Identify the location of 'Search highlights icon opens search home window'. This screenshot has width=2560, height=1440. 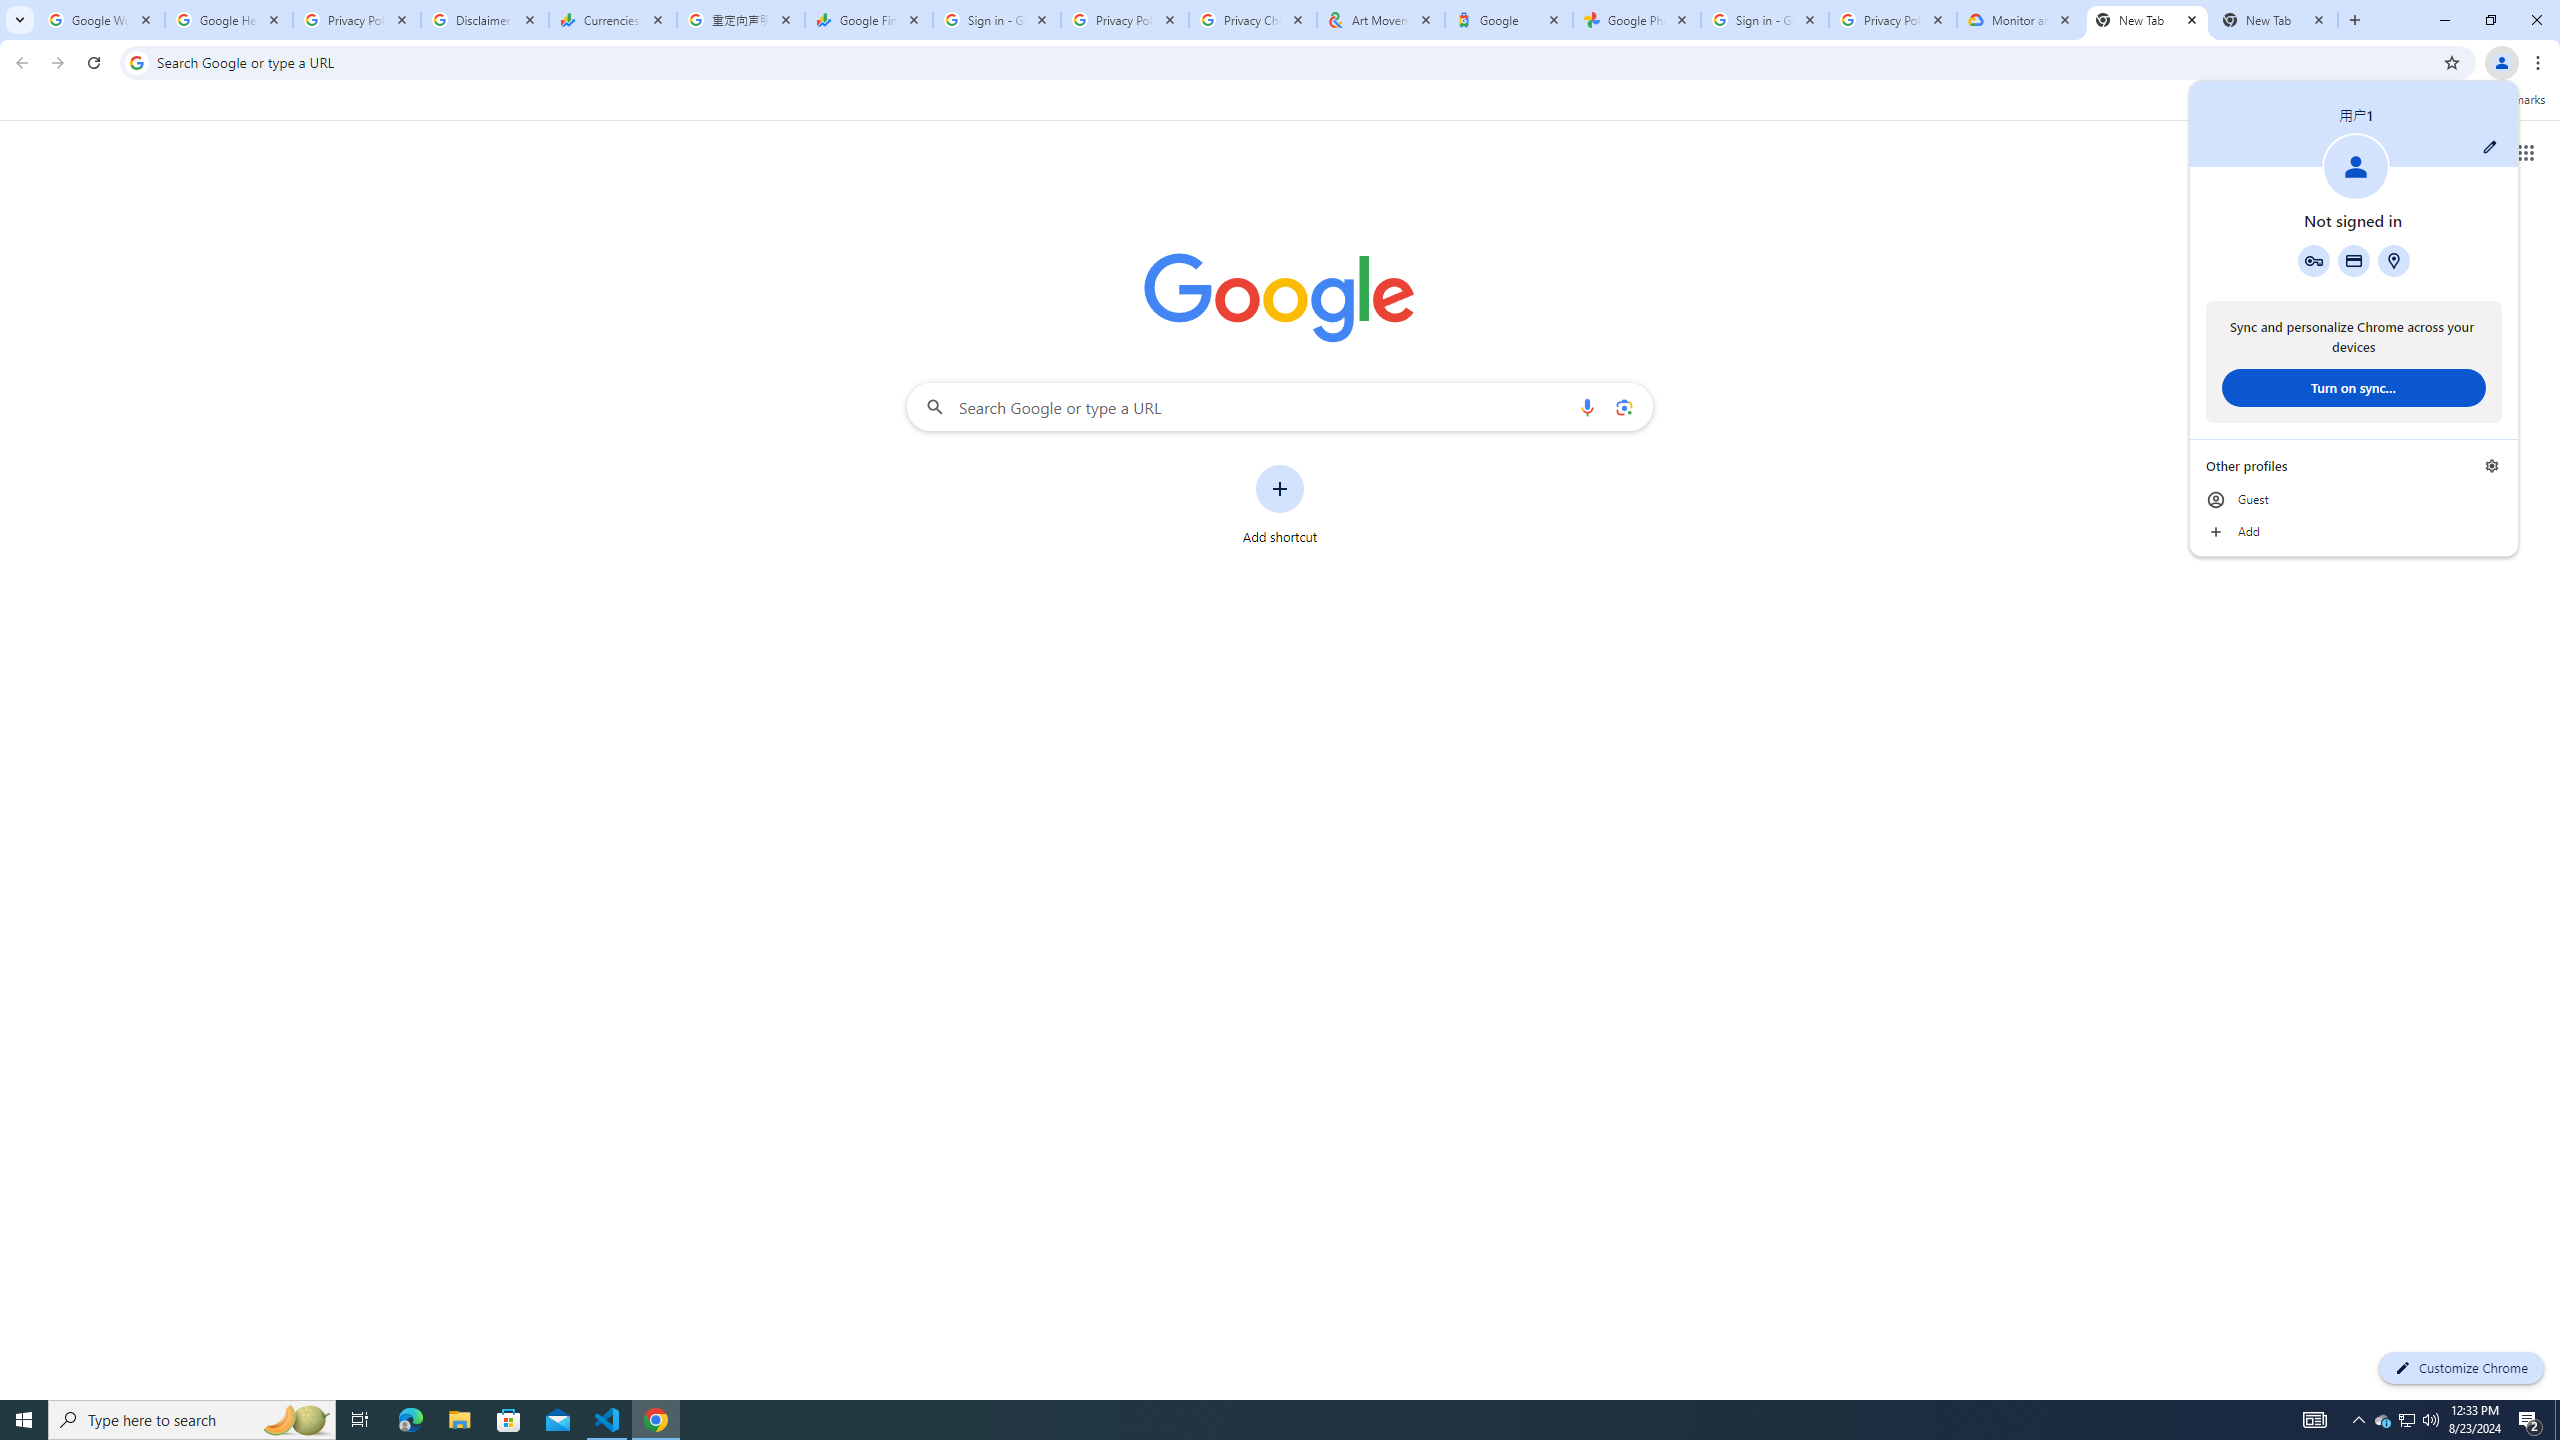
(294, 1418).